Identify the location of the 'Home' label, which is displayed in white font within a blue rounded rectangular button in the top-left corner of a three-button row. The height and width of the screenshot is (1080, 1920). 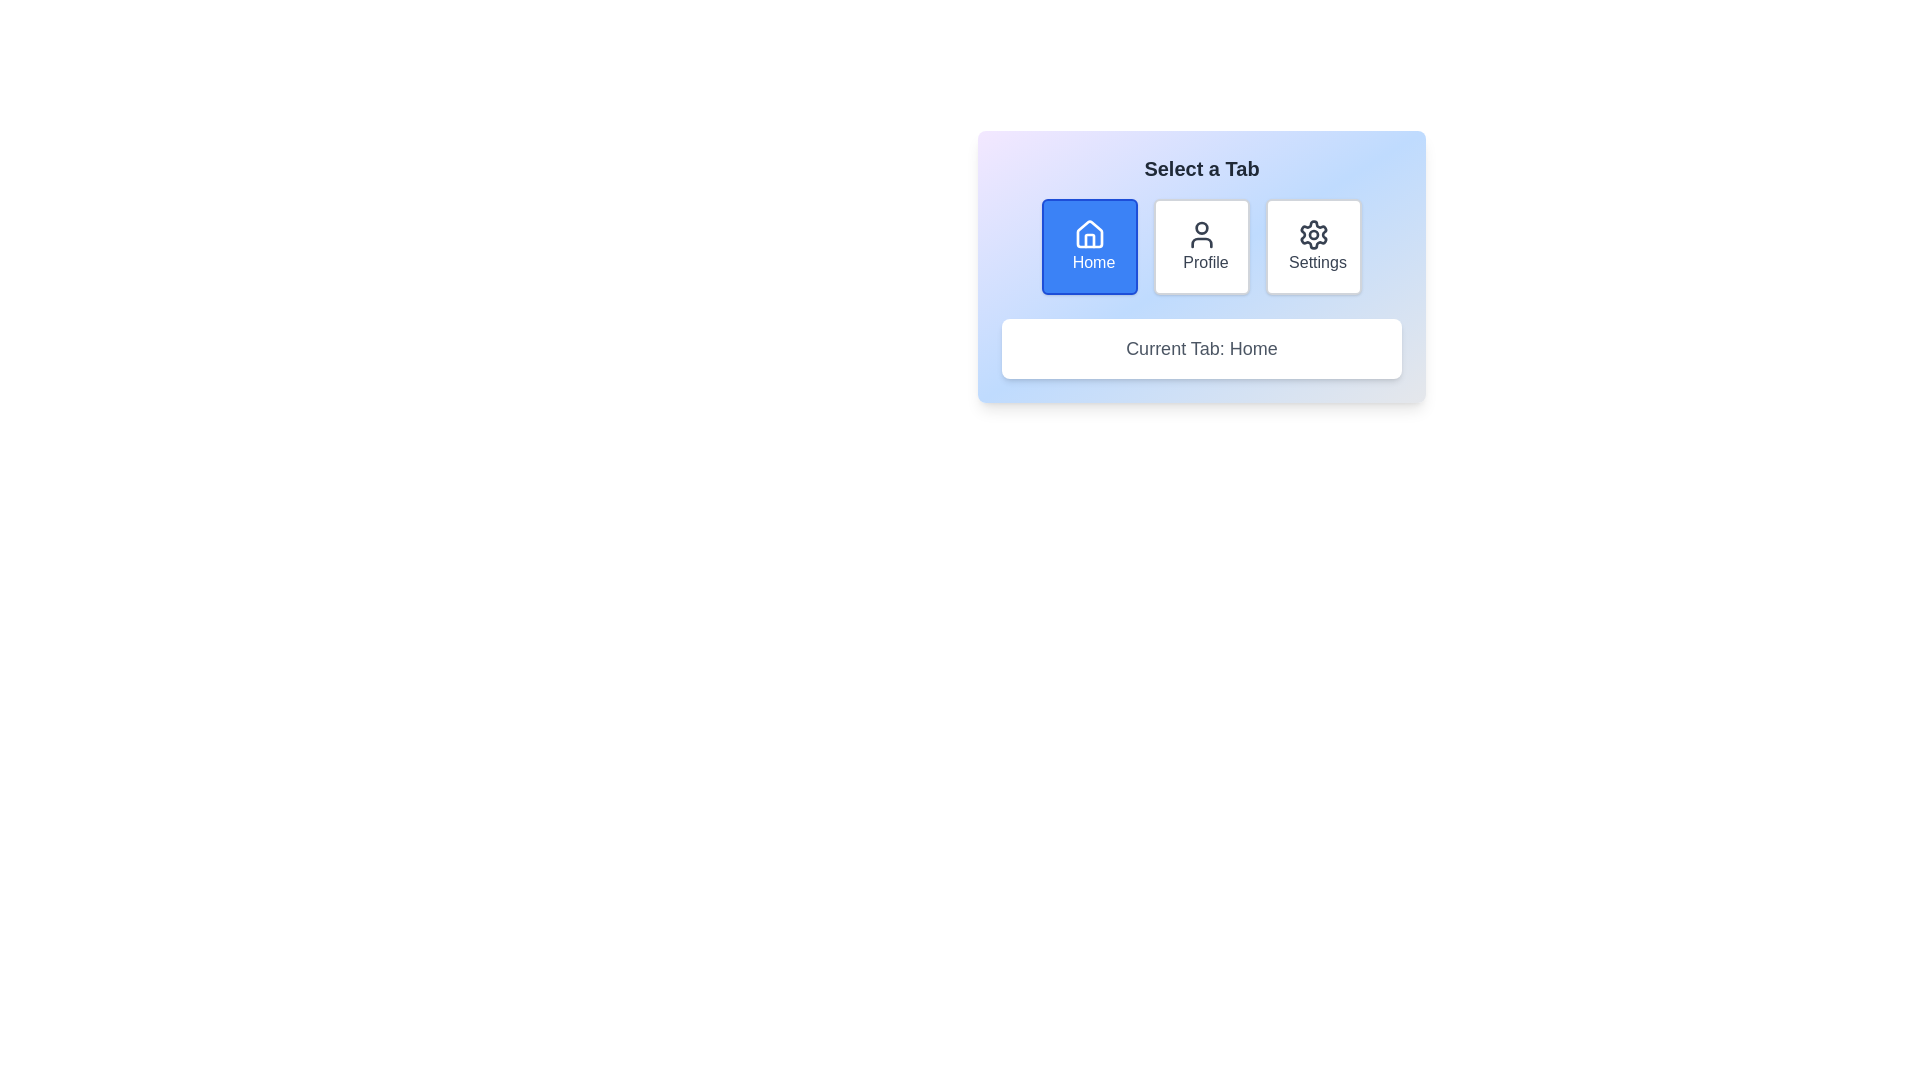
(1093, 261).